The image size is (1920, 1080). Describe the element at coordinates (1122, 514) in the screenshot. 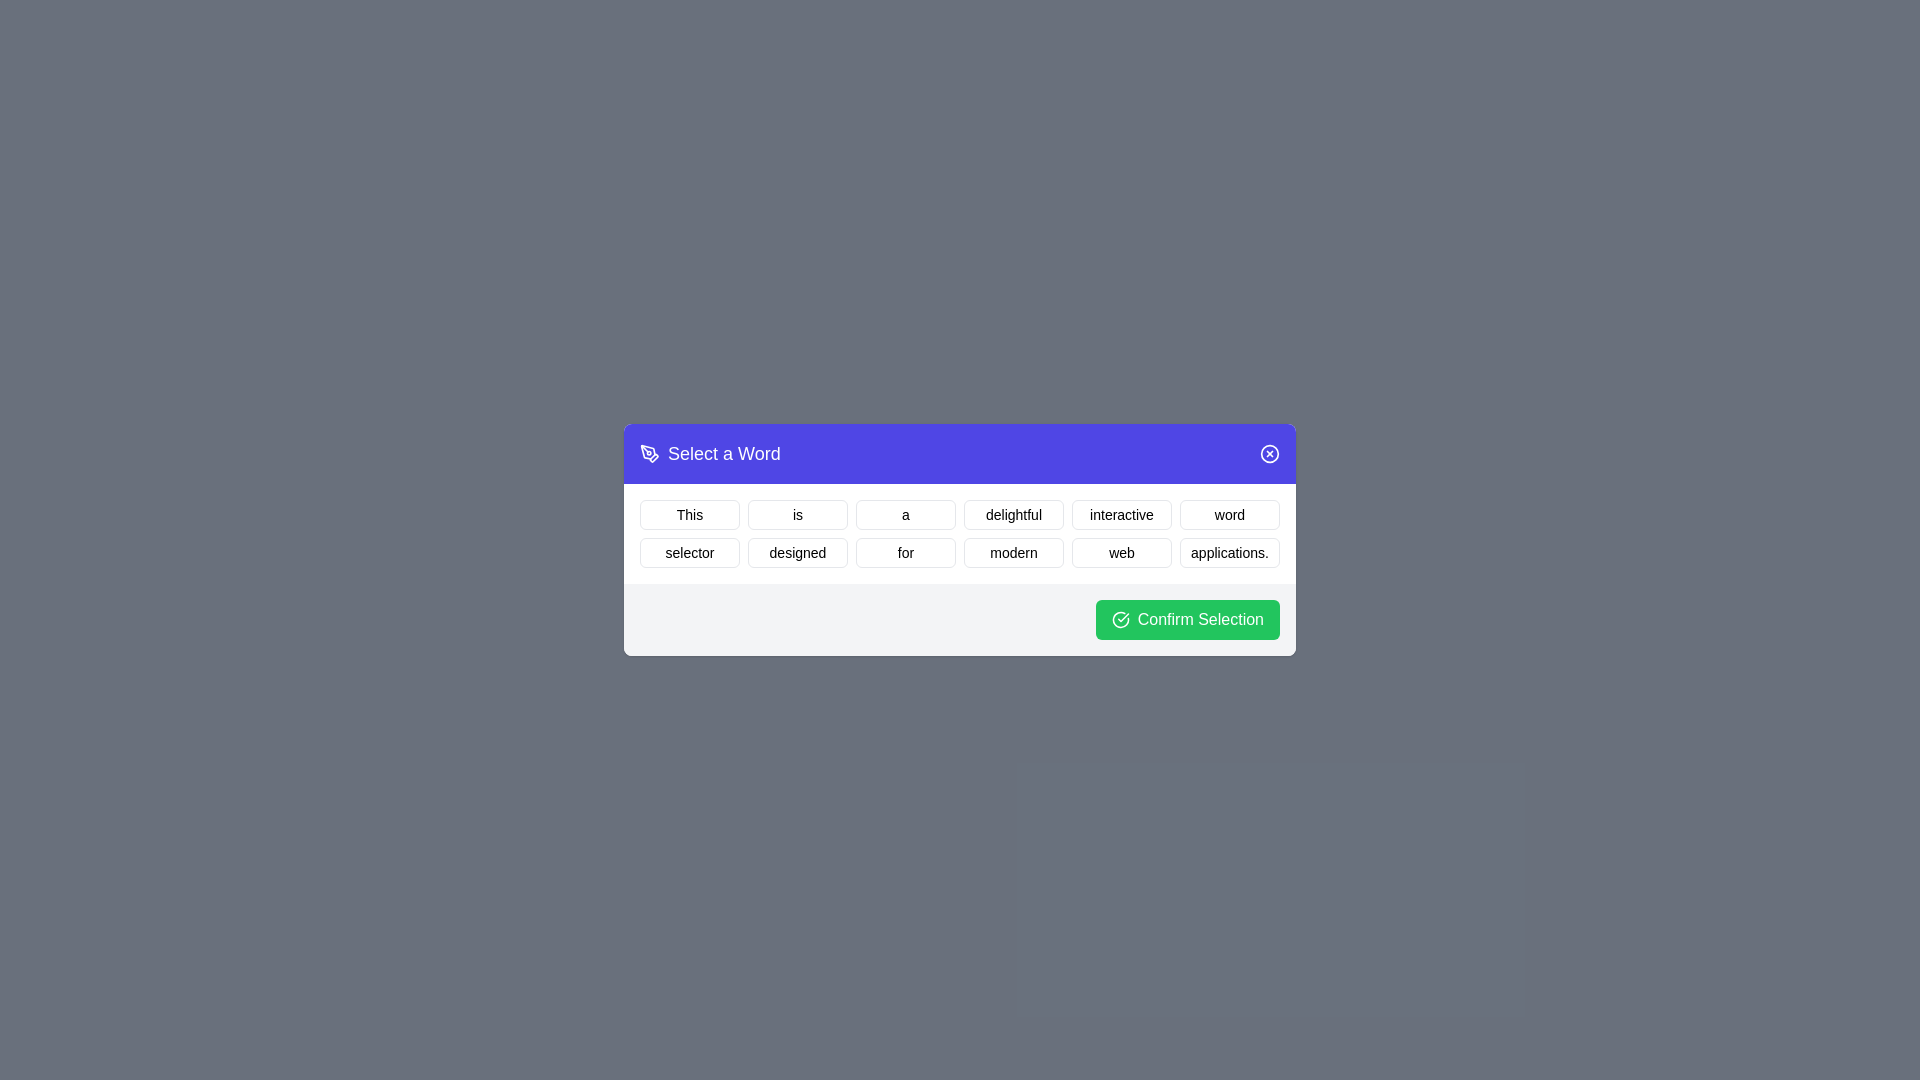

I see `the word interactive by clicking on it` at that location.